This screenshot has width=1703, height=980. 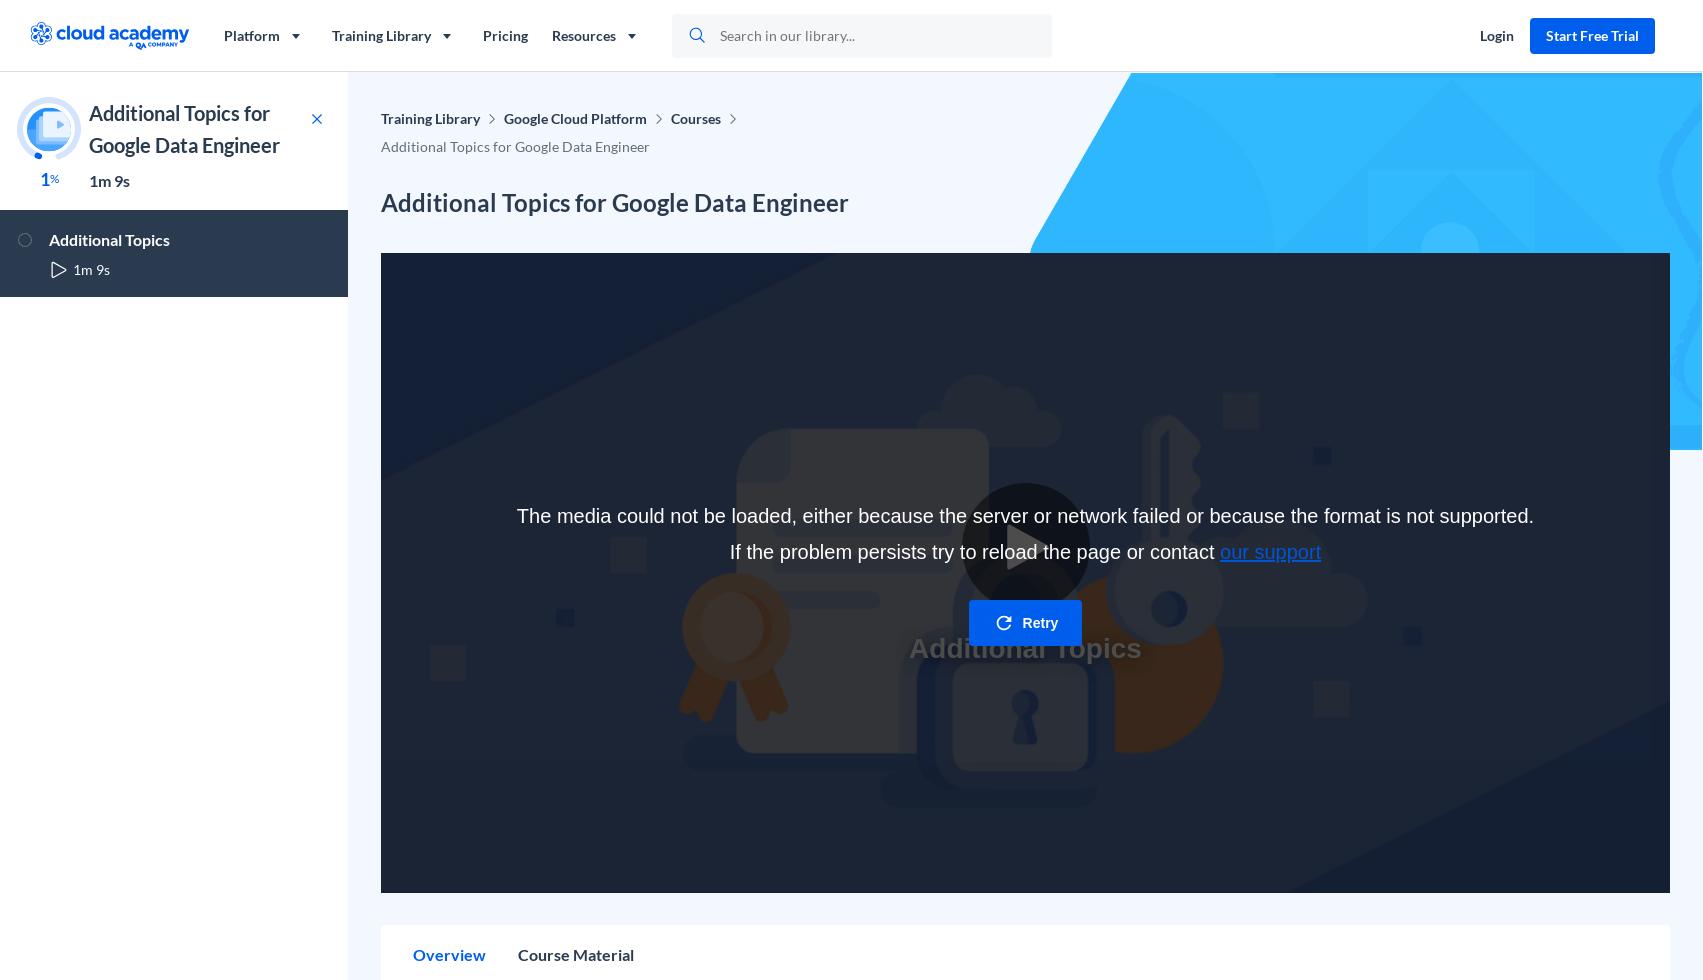 I want to click on 'Overview', so click(x=449, y=954).